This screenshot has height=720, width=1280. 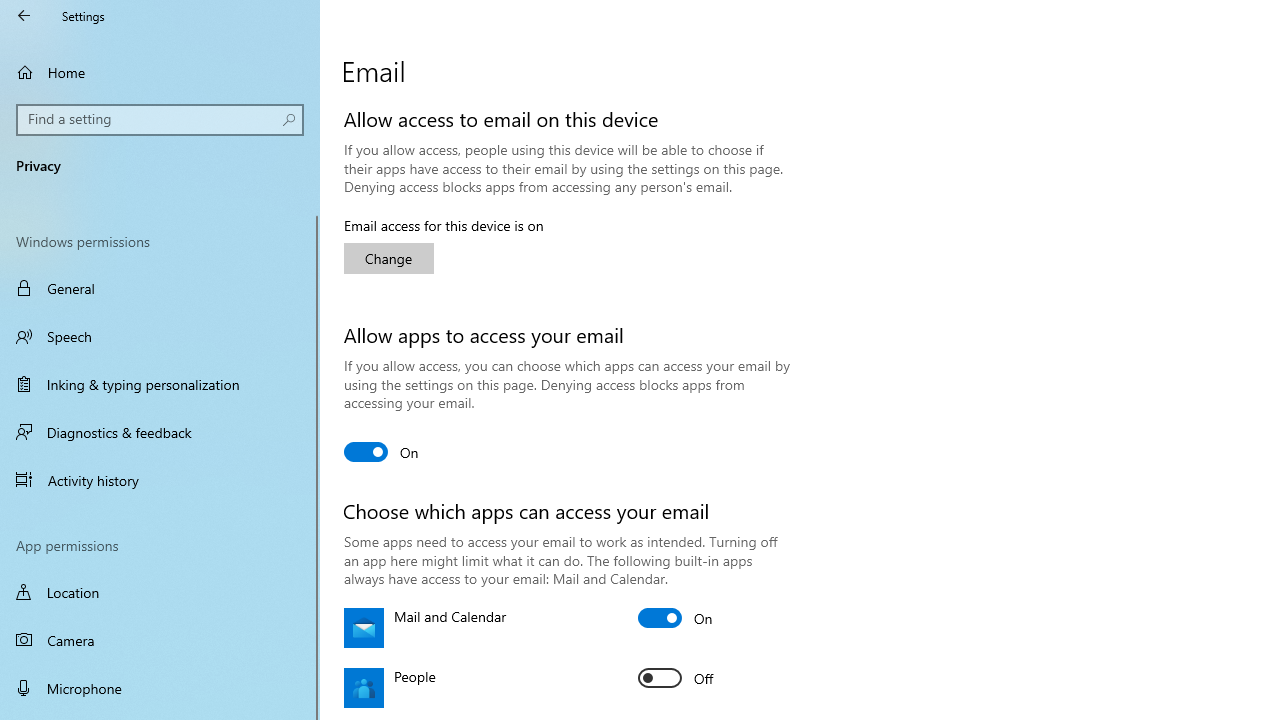 I want to click on 'Microphone', so click(x=160, y=686).